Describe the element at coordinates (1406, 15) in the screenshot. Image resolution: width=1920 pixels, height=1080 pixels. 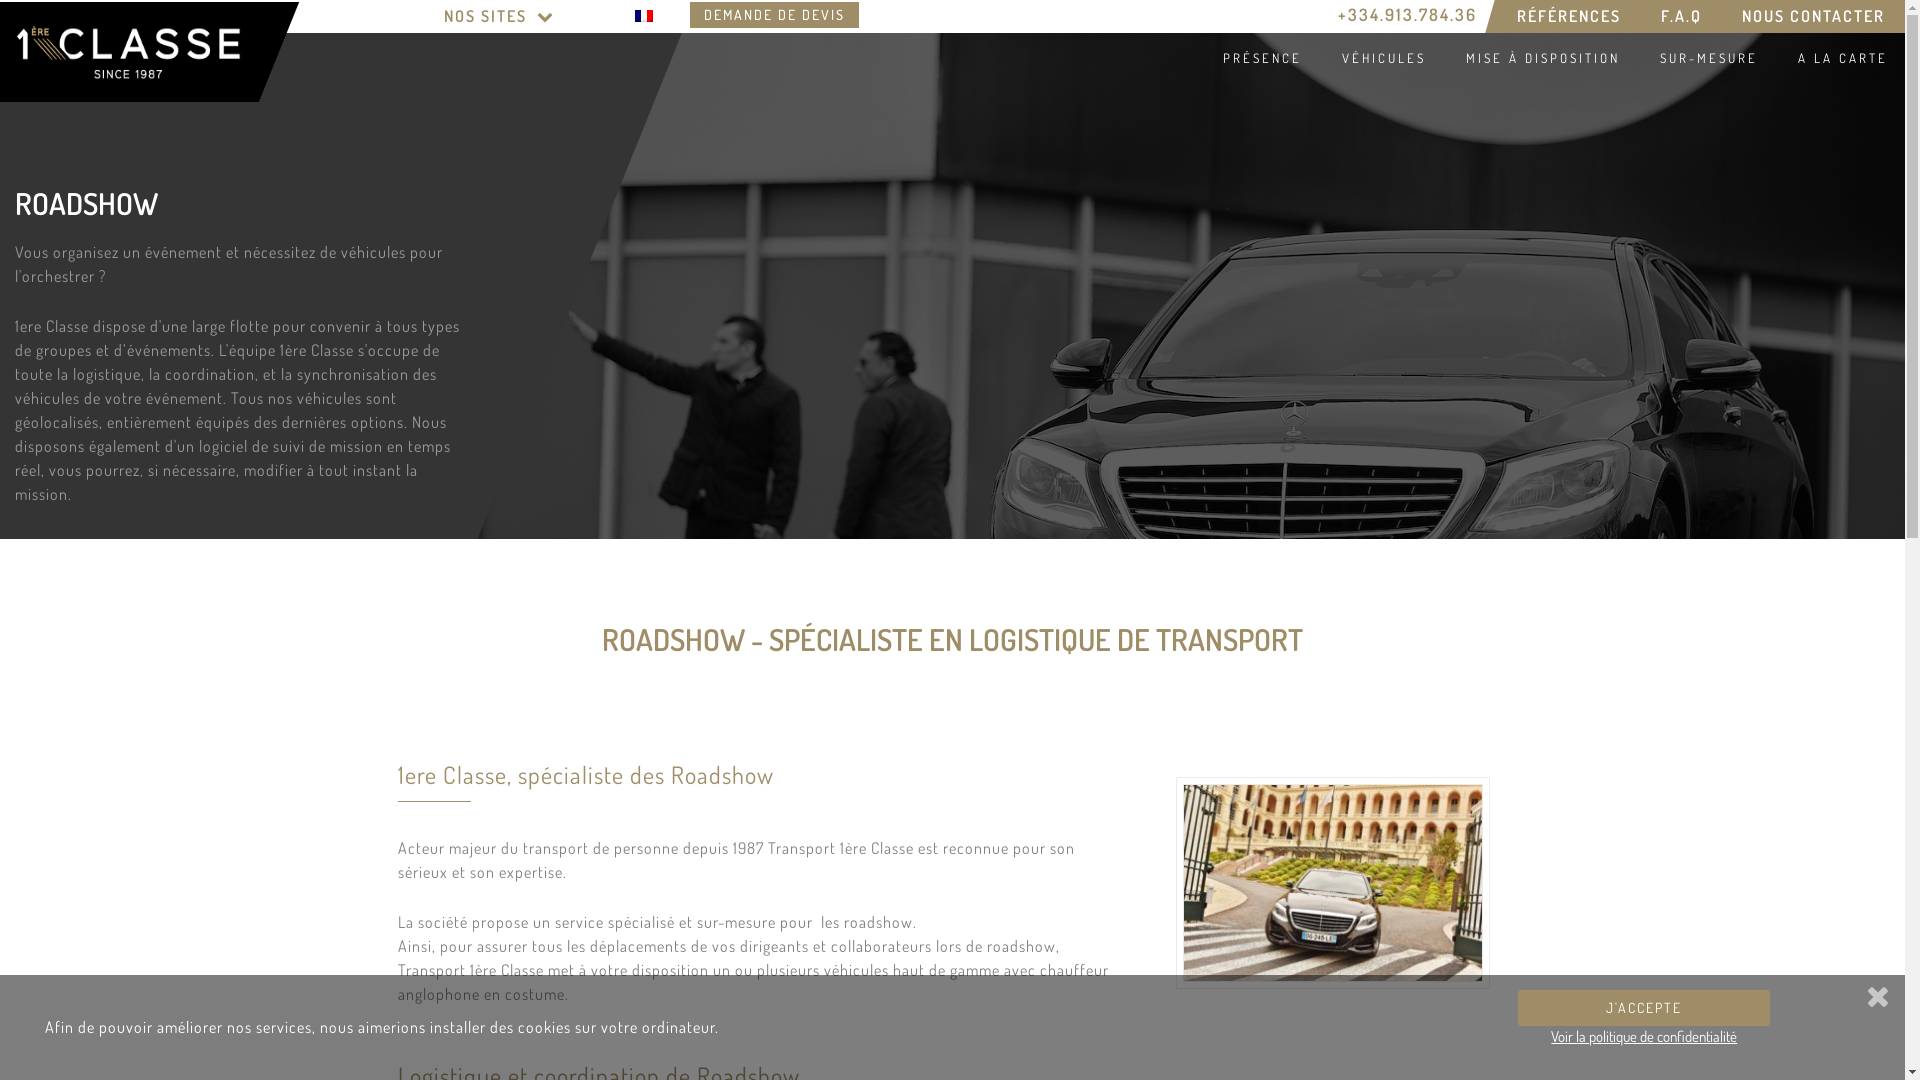
I see `'+334.913.784.36'` at that location.